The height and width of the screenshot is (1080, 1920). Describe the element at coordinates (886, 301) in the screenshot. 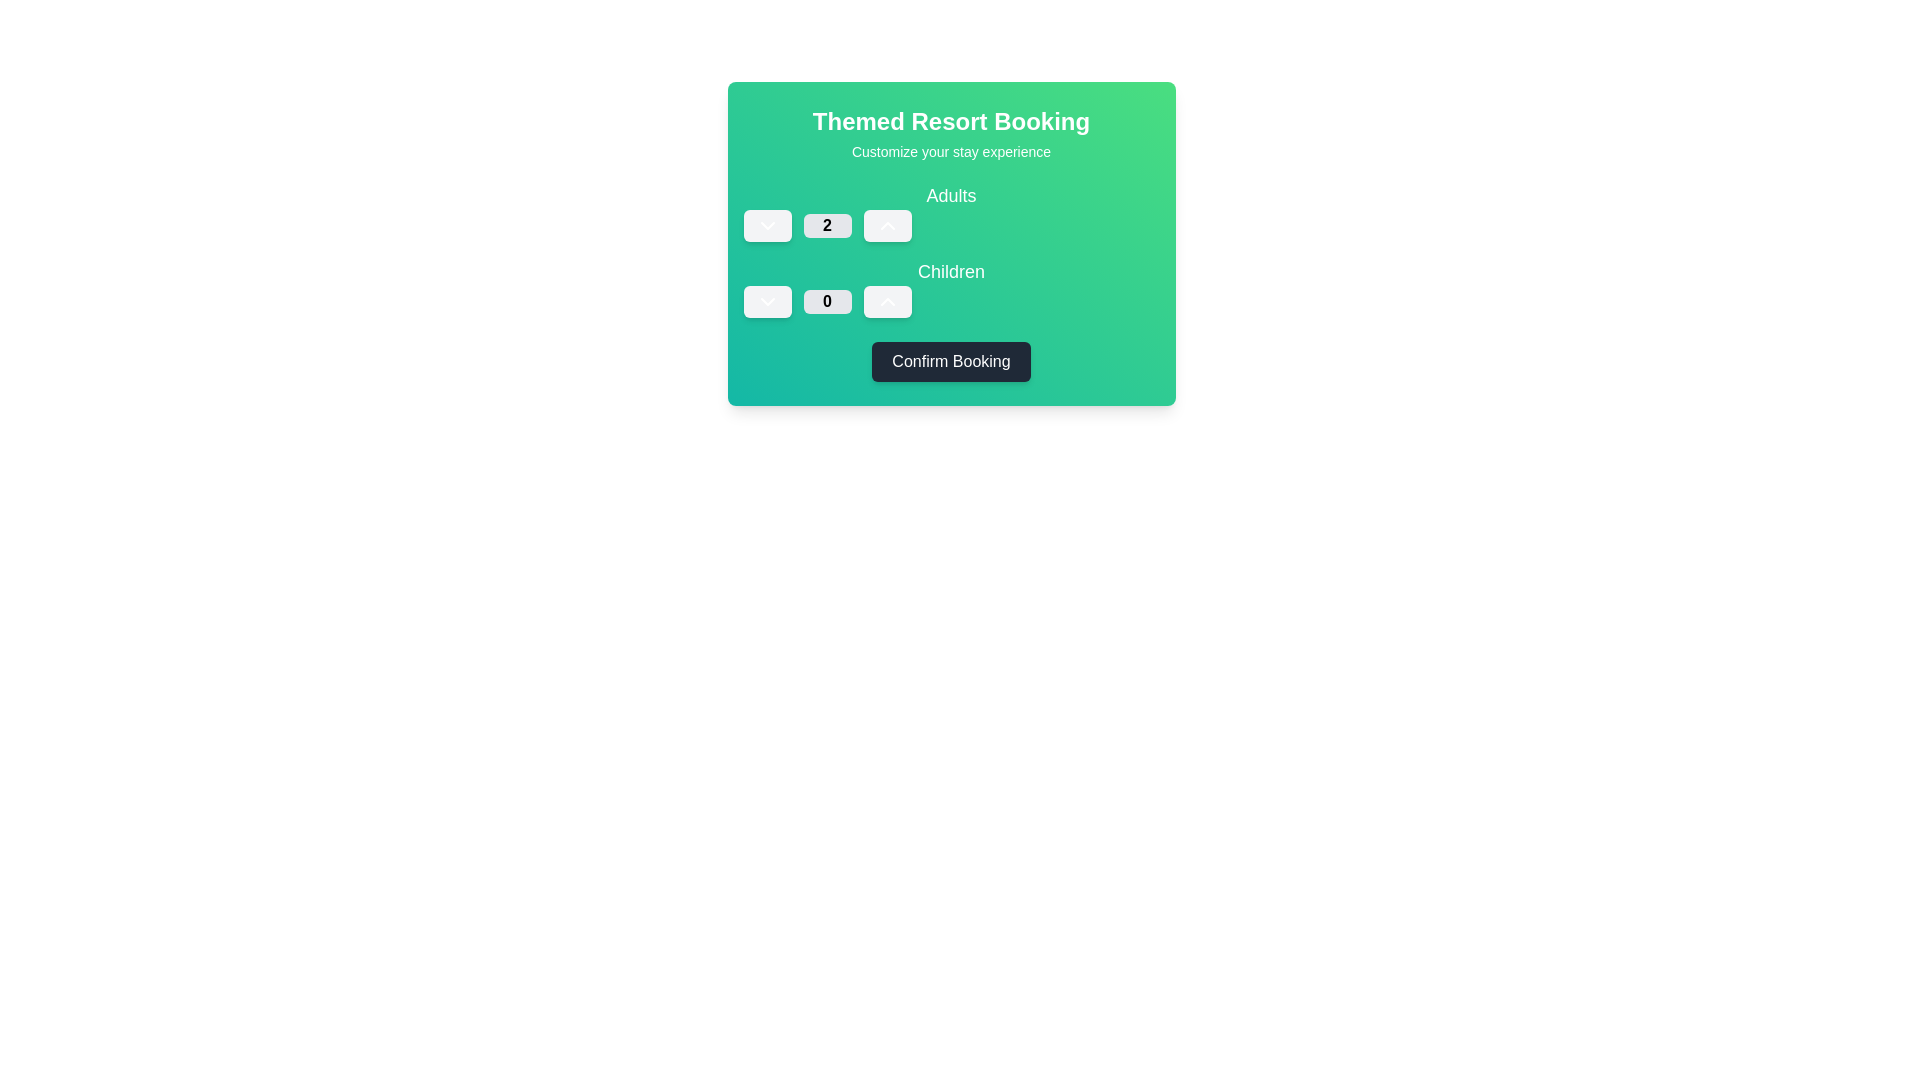

I see `the upward increment button for the 'Children' count to activate the focus effect` at that location.